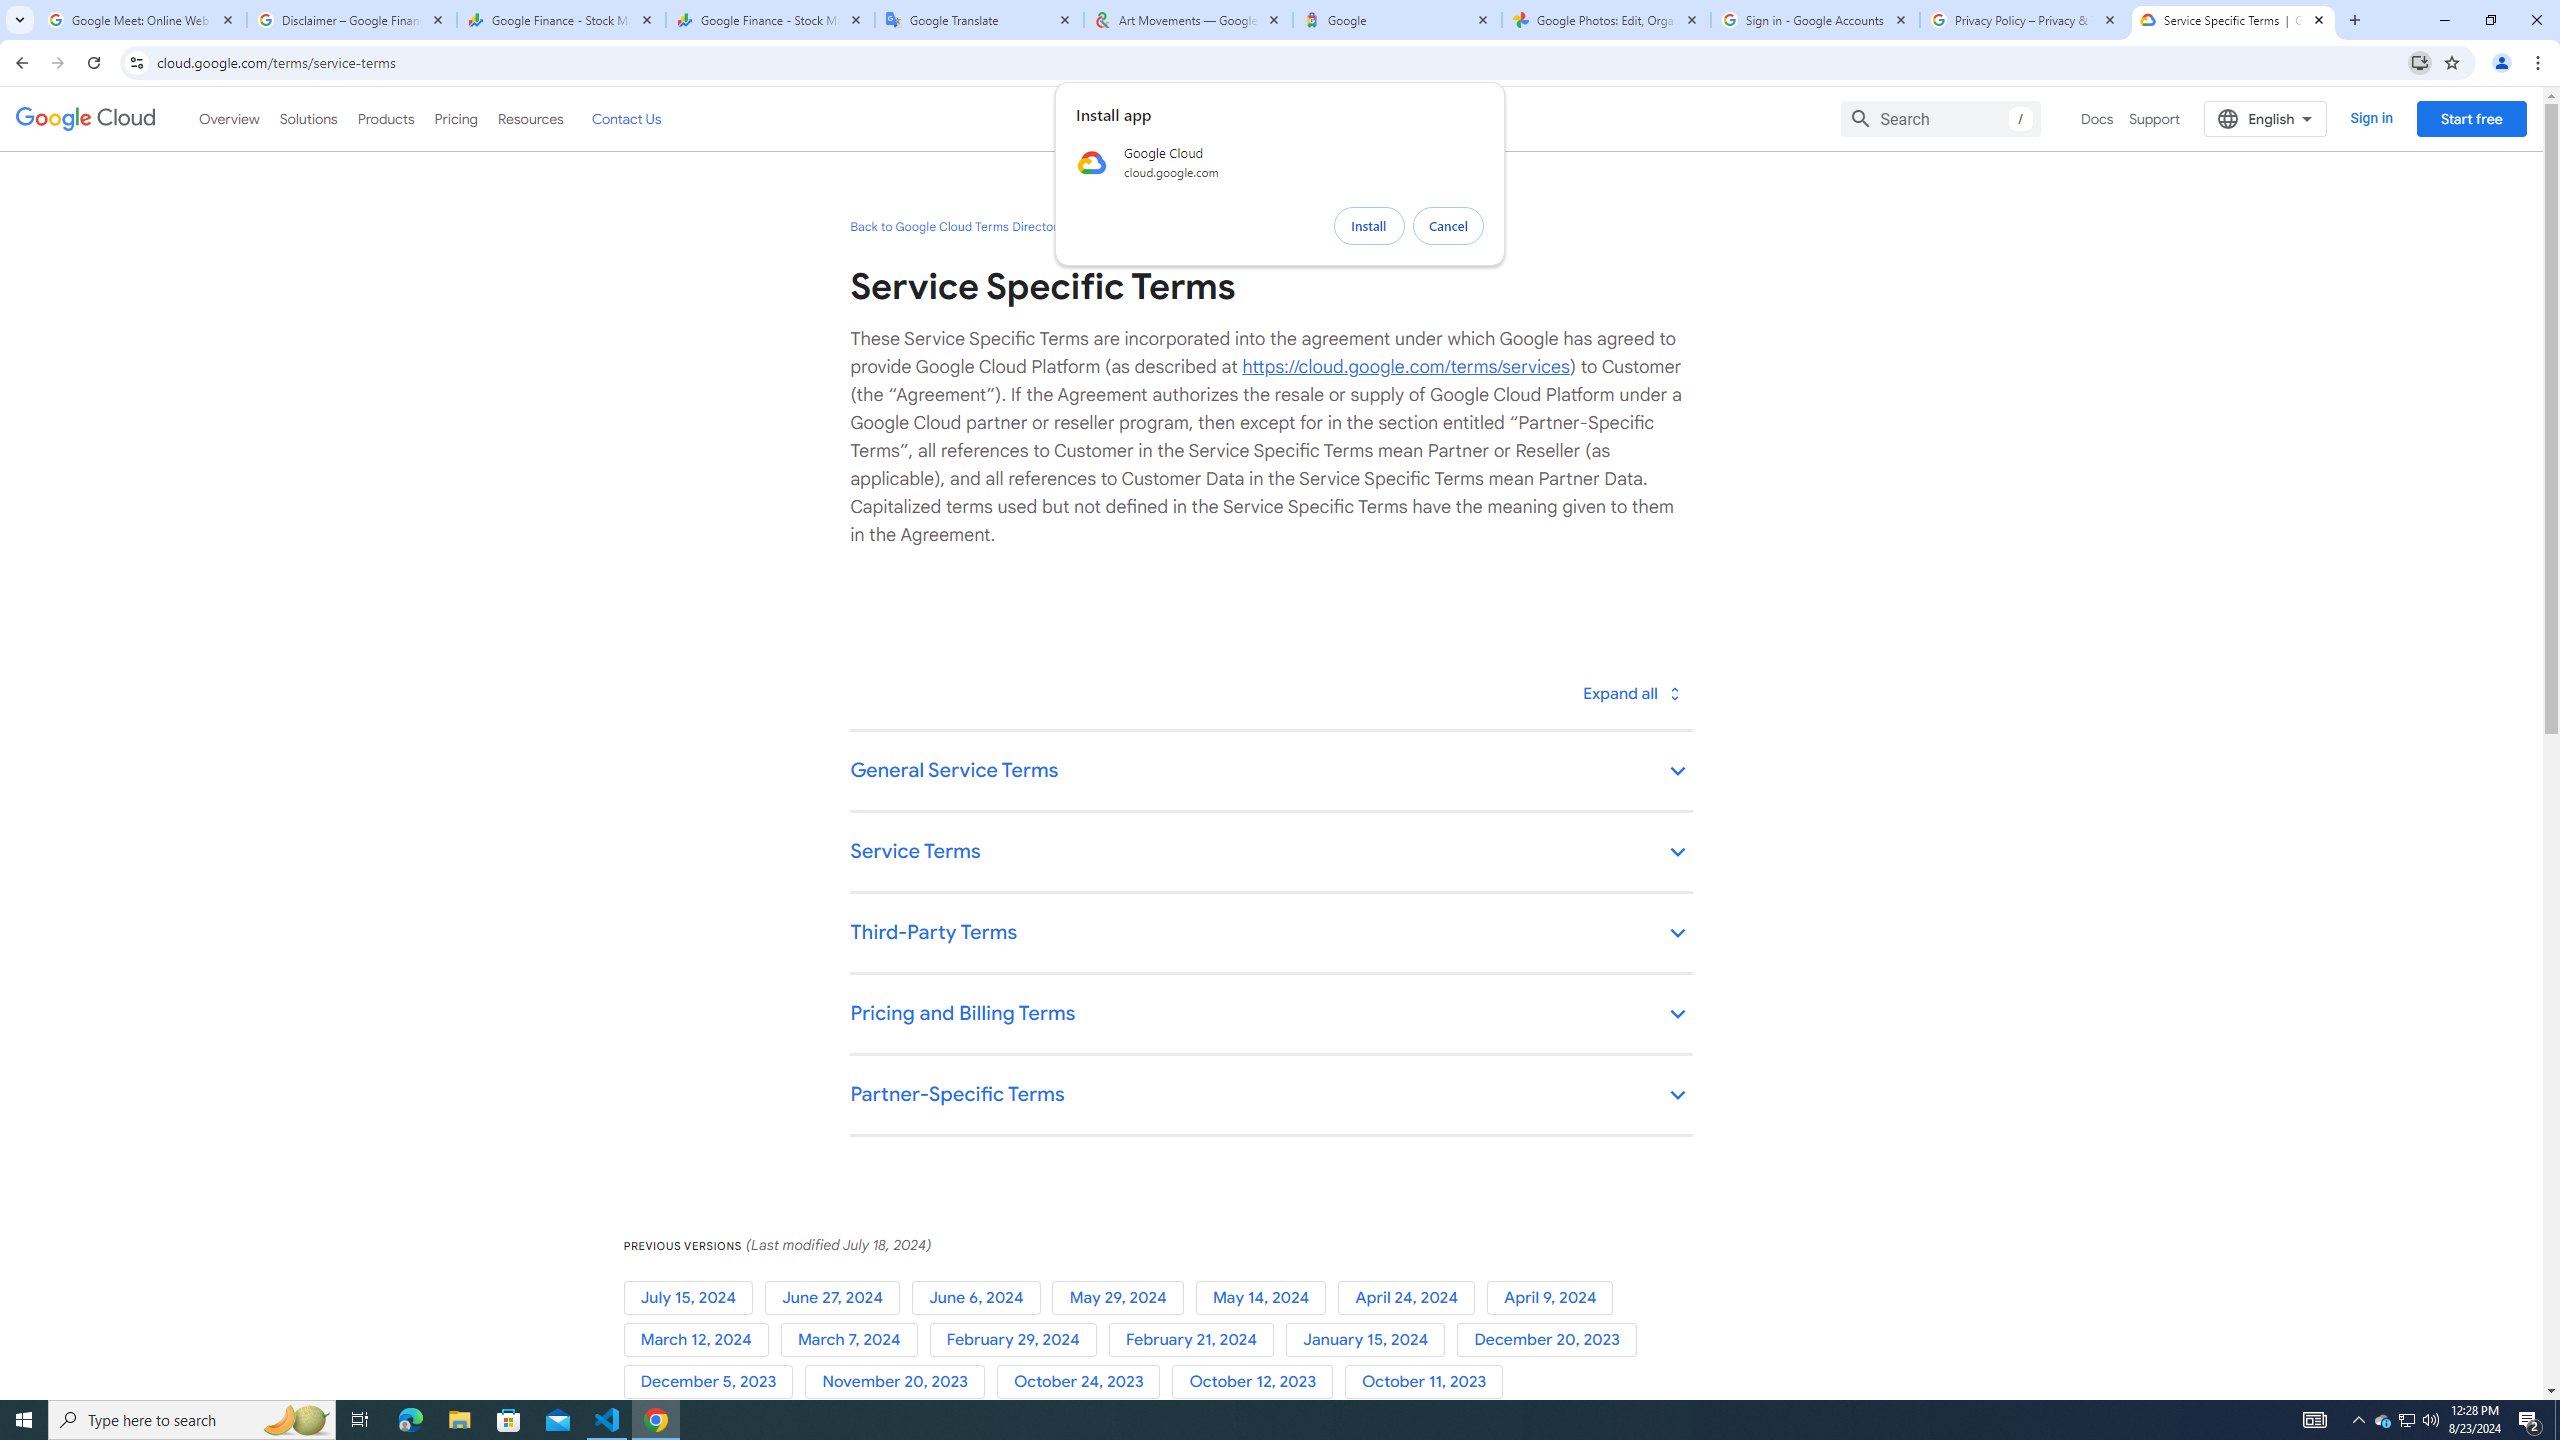  Describe the element at coordinates (1267, 1298) in the screenshot. I see `'May 14, 2024'` at that location.